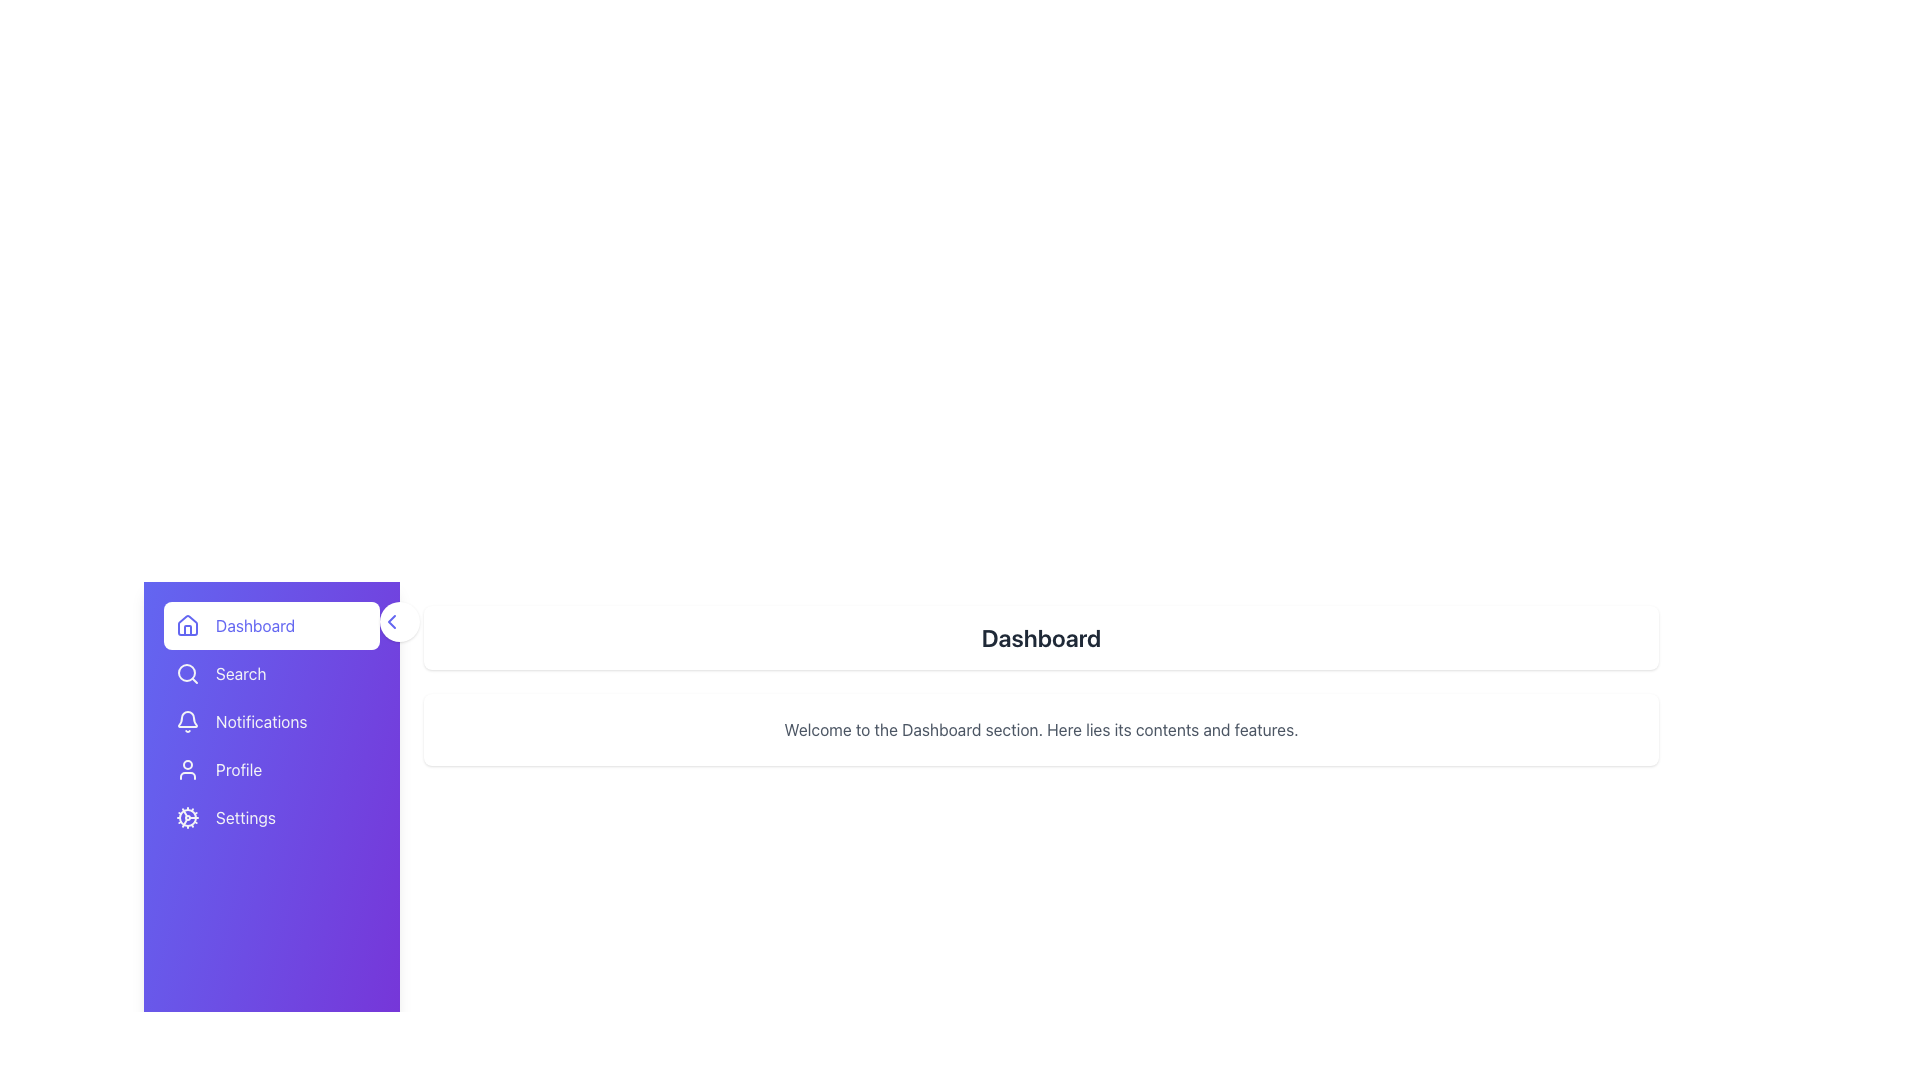  What do you see at coordinates (187, 674) in the screenshot?
I see `the 'Search' icon located in the vertical navigation menu to initiate the search function` at bounding box center [187, 674].